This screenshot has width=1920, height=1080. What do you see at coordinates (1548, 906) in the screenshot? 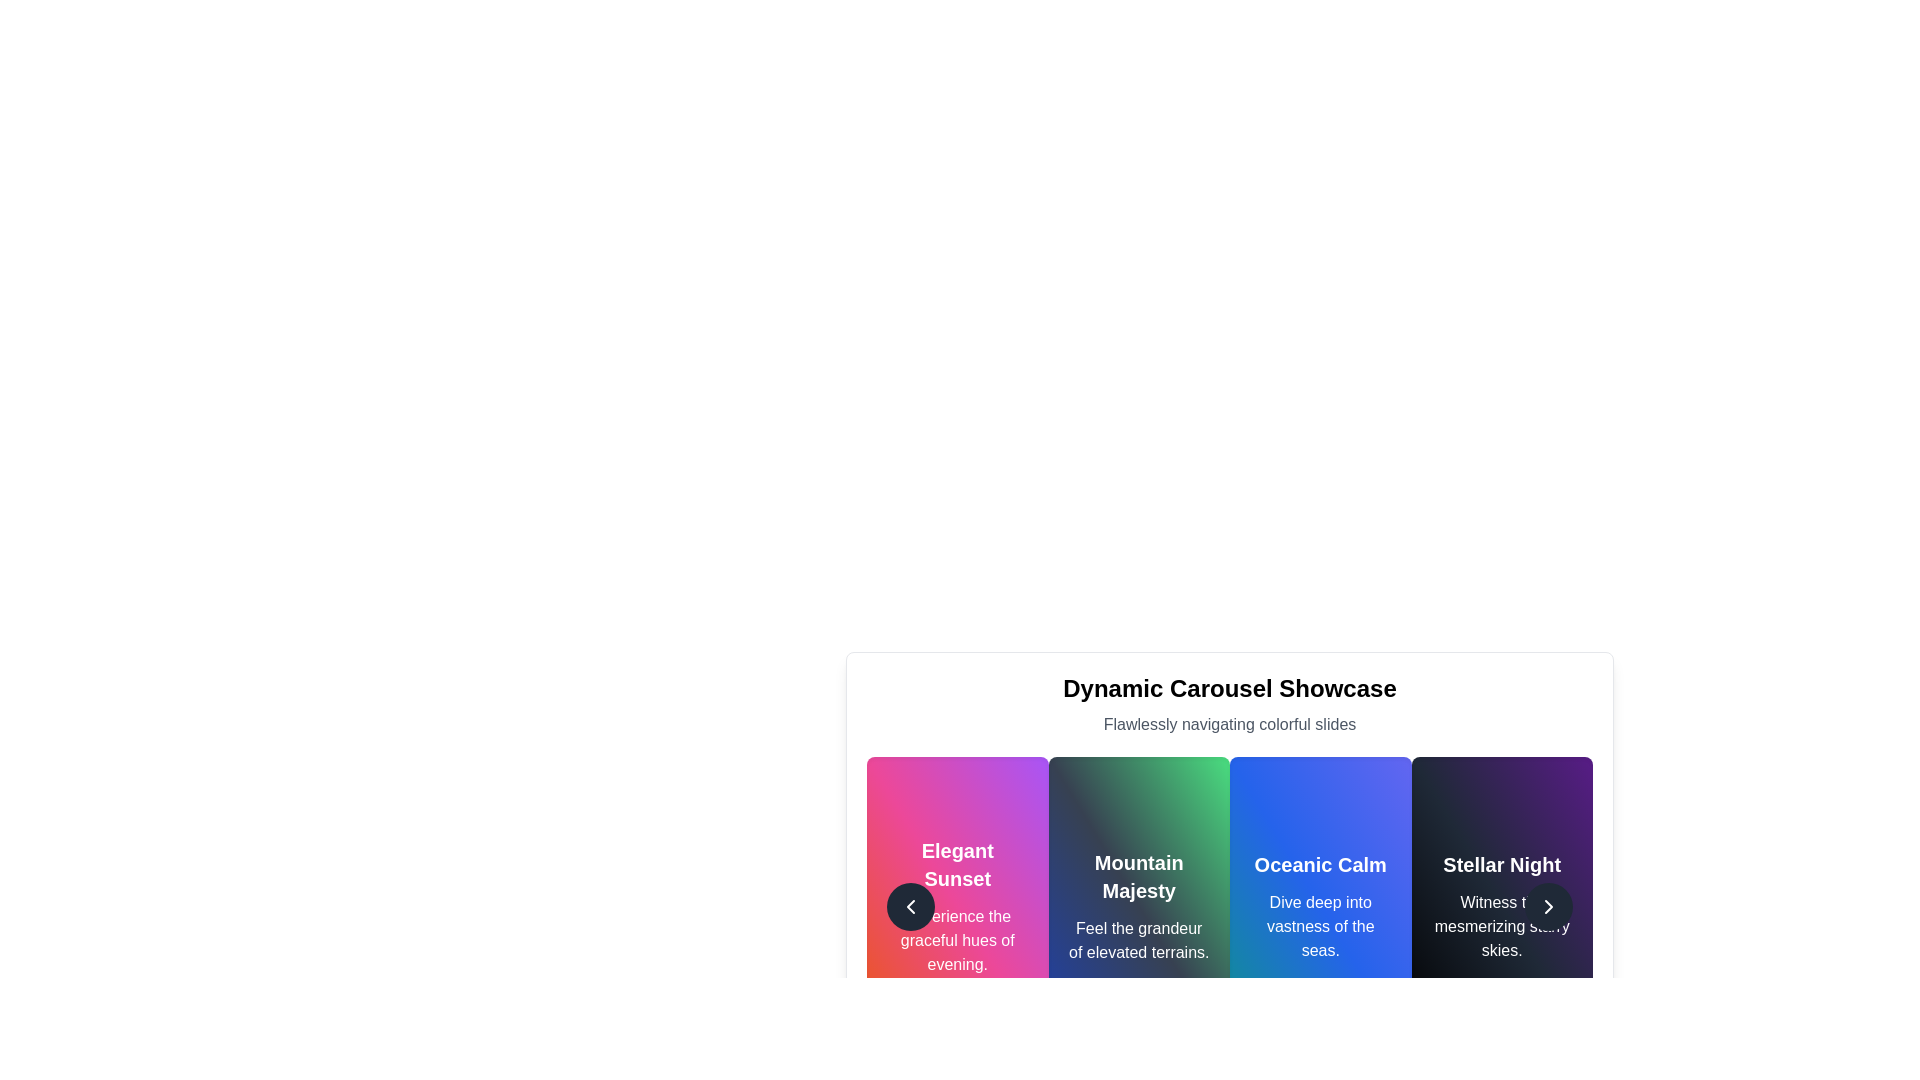
I see `the circular button with a dark gray background and a white chevron icon pointing right, located on the far right of the carousel component` at bounding box center [1548, 906].